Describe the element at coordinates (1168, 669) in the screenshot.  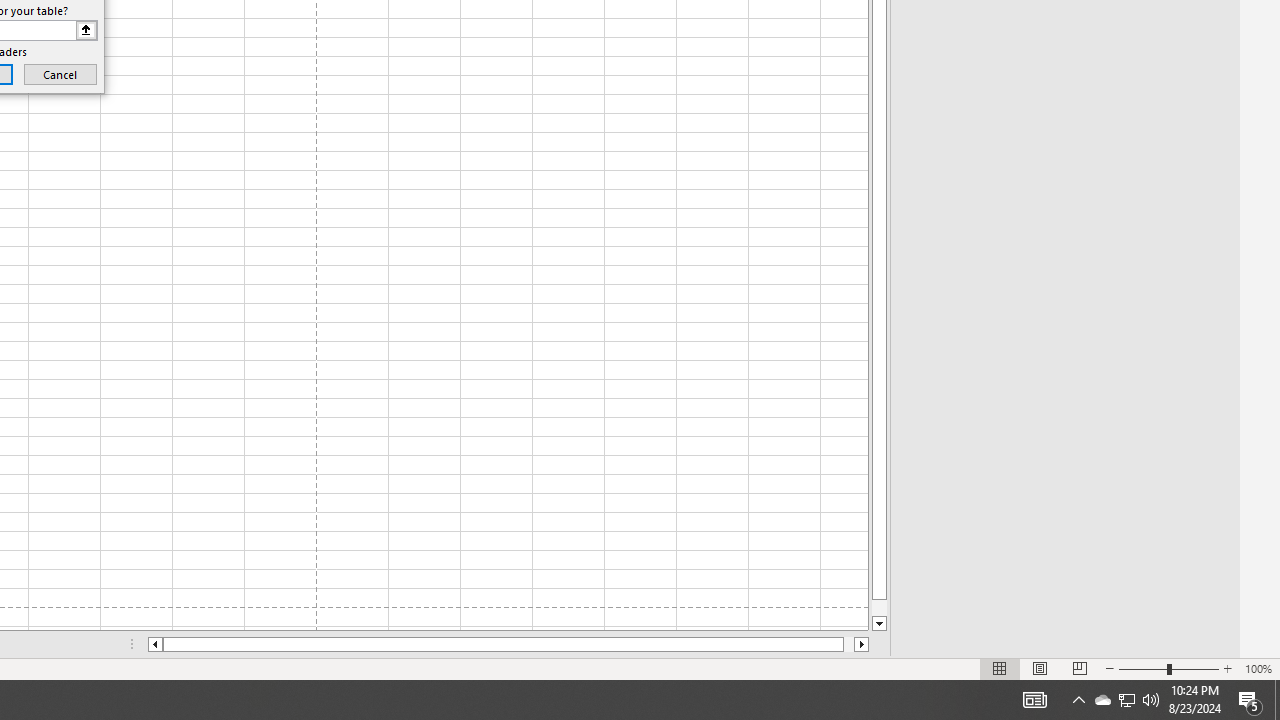
I see `'Zoom'` at that location.